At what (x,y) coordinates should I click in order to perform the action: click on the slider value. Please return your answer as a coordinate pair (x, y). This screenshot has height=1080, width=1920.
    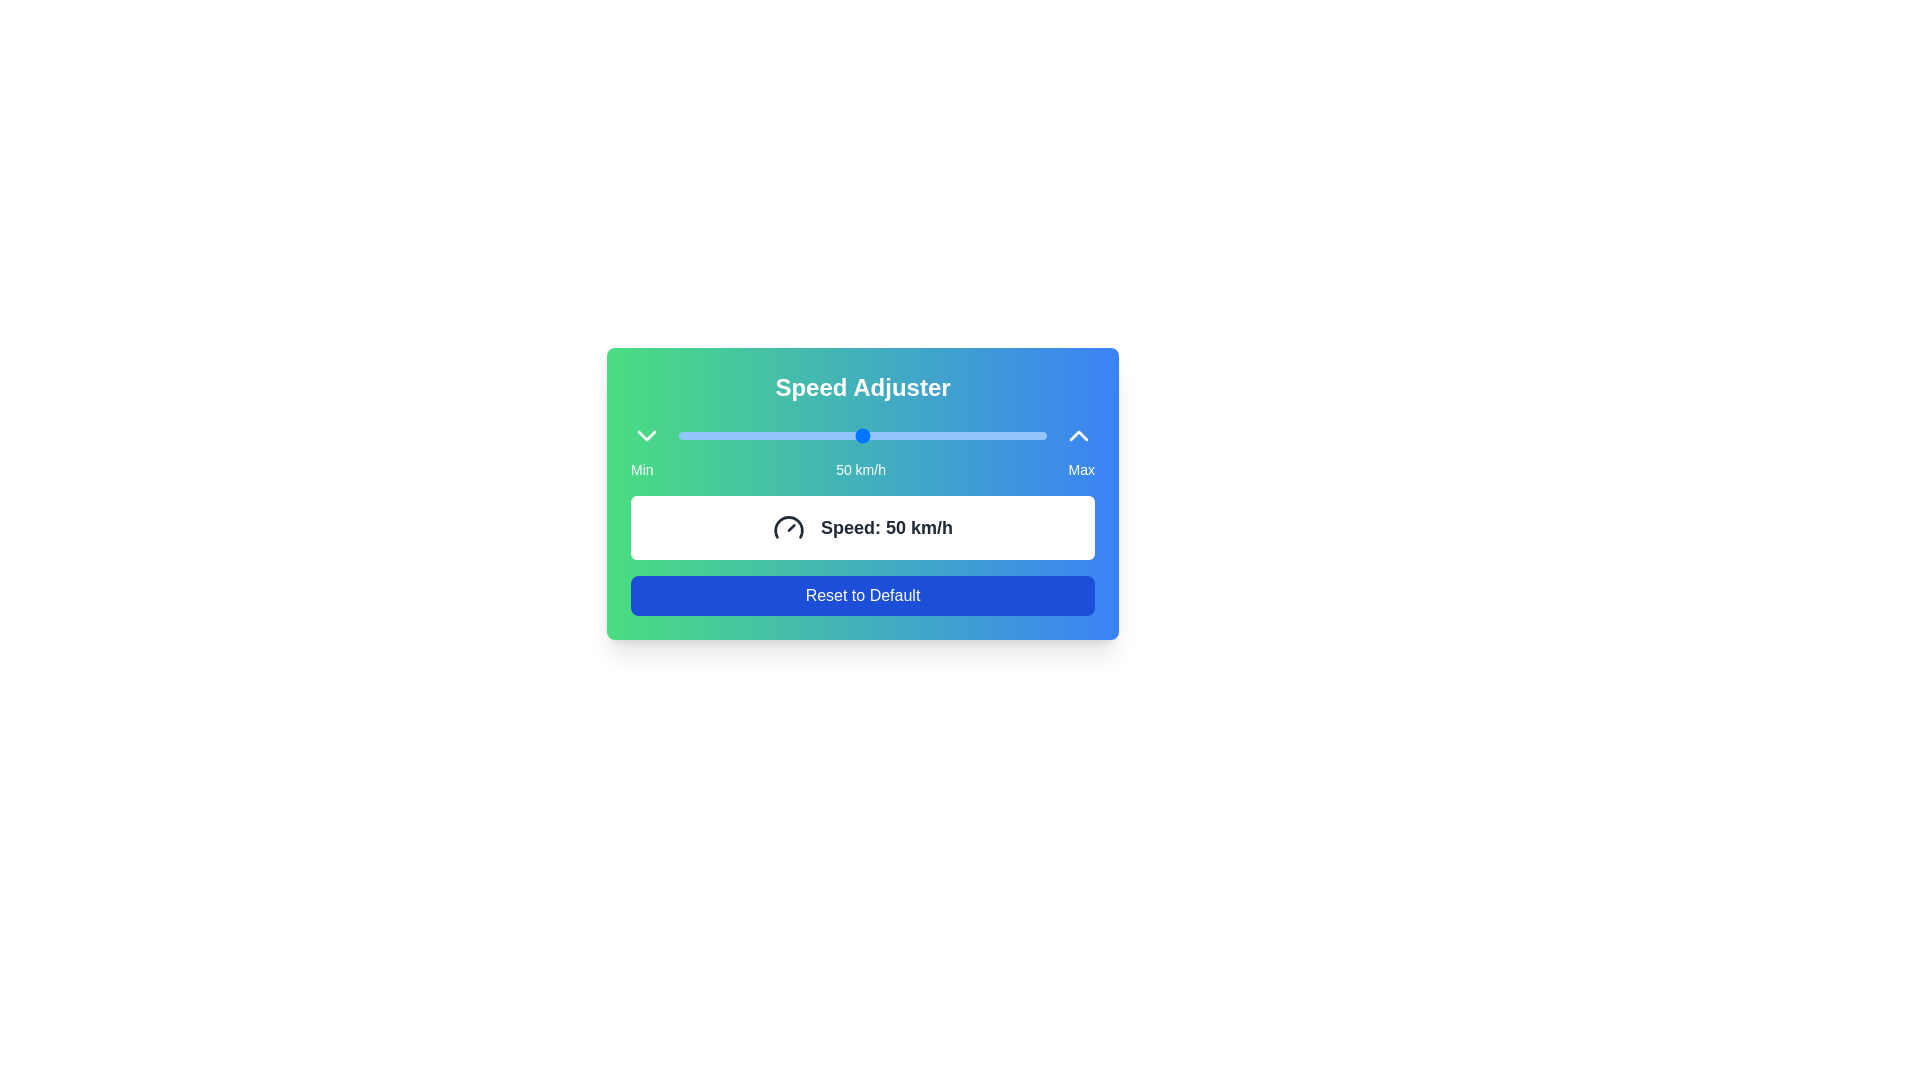
    Looking at the image, I should click on (851, 434).